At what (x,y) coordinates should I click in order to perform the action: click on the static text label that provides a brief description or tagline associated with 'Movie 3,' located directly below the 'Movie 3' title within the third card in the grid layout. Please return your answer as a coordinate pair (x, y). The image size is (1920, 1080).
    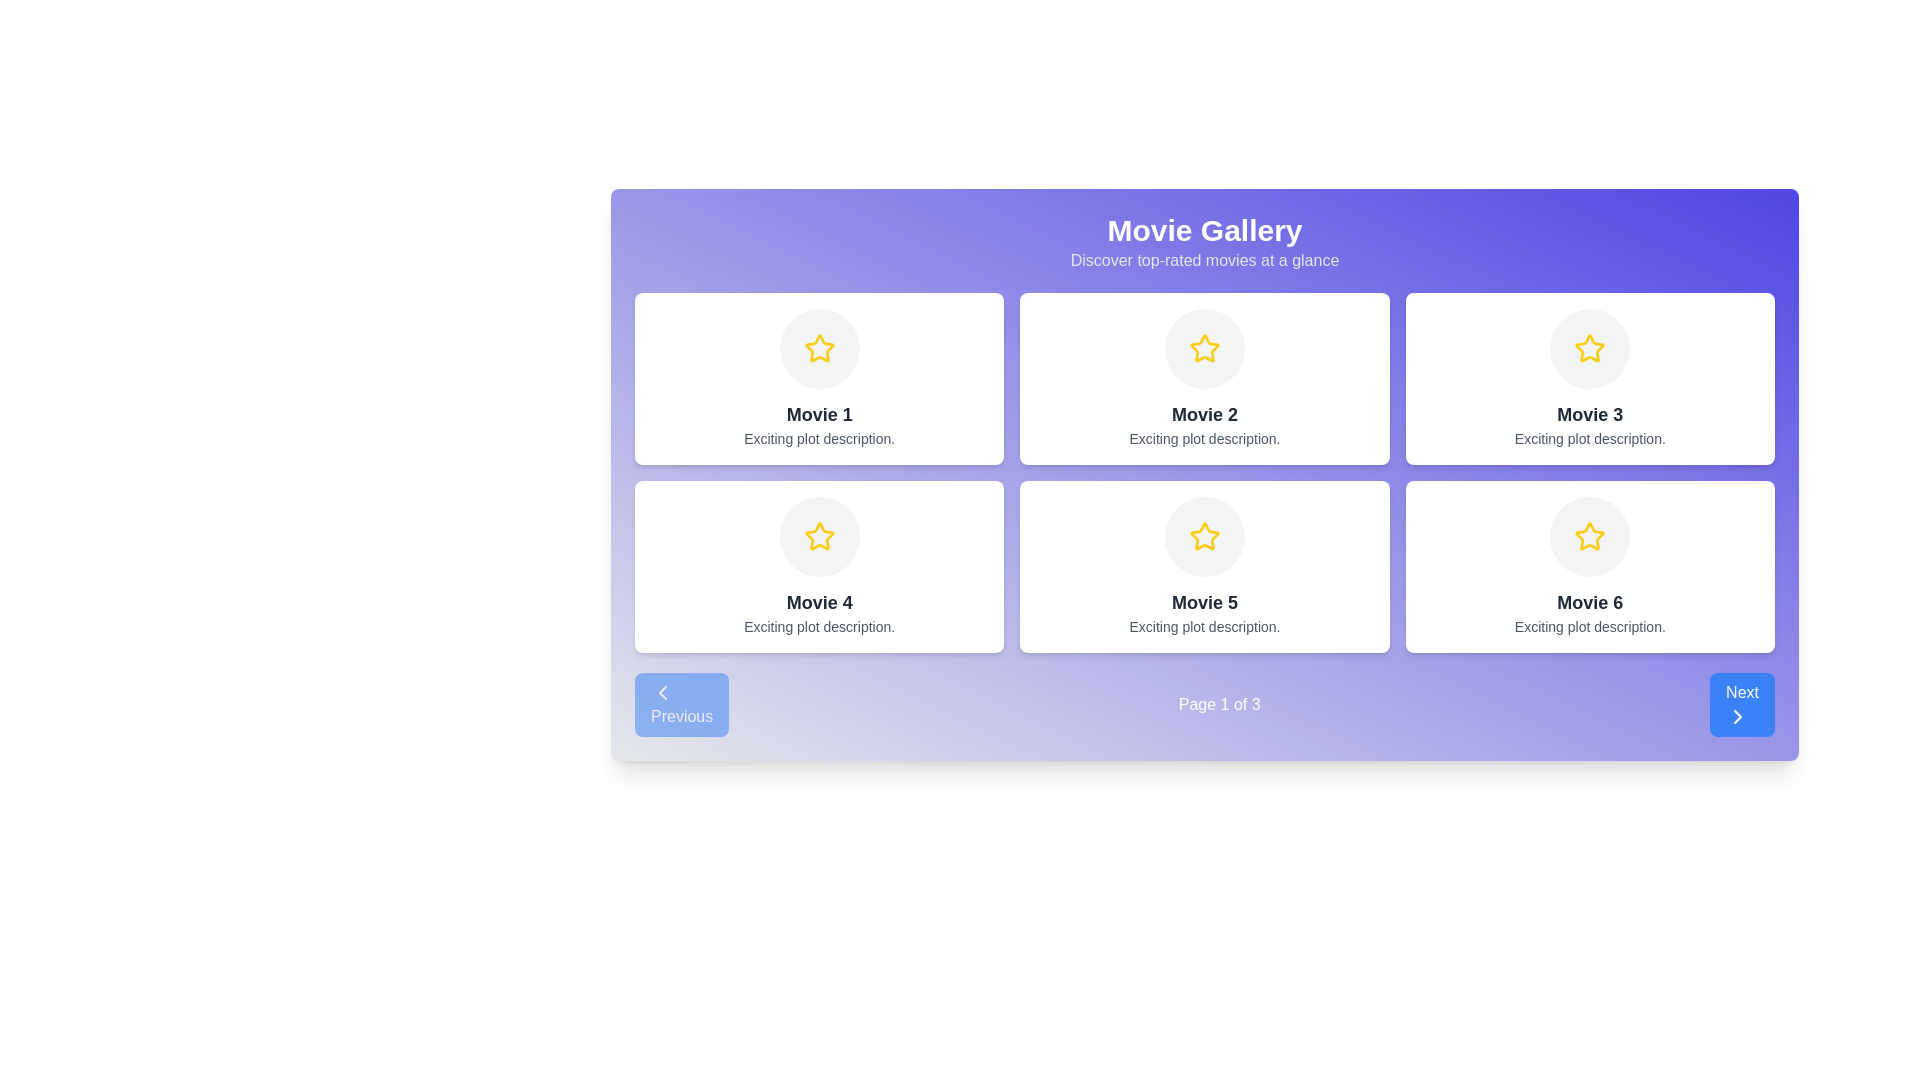
    Looking at the image, I should click on (1589, 438).